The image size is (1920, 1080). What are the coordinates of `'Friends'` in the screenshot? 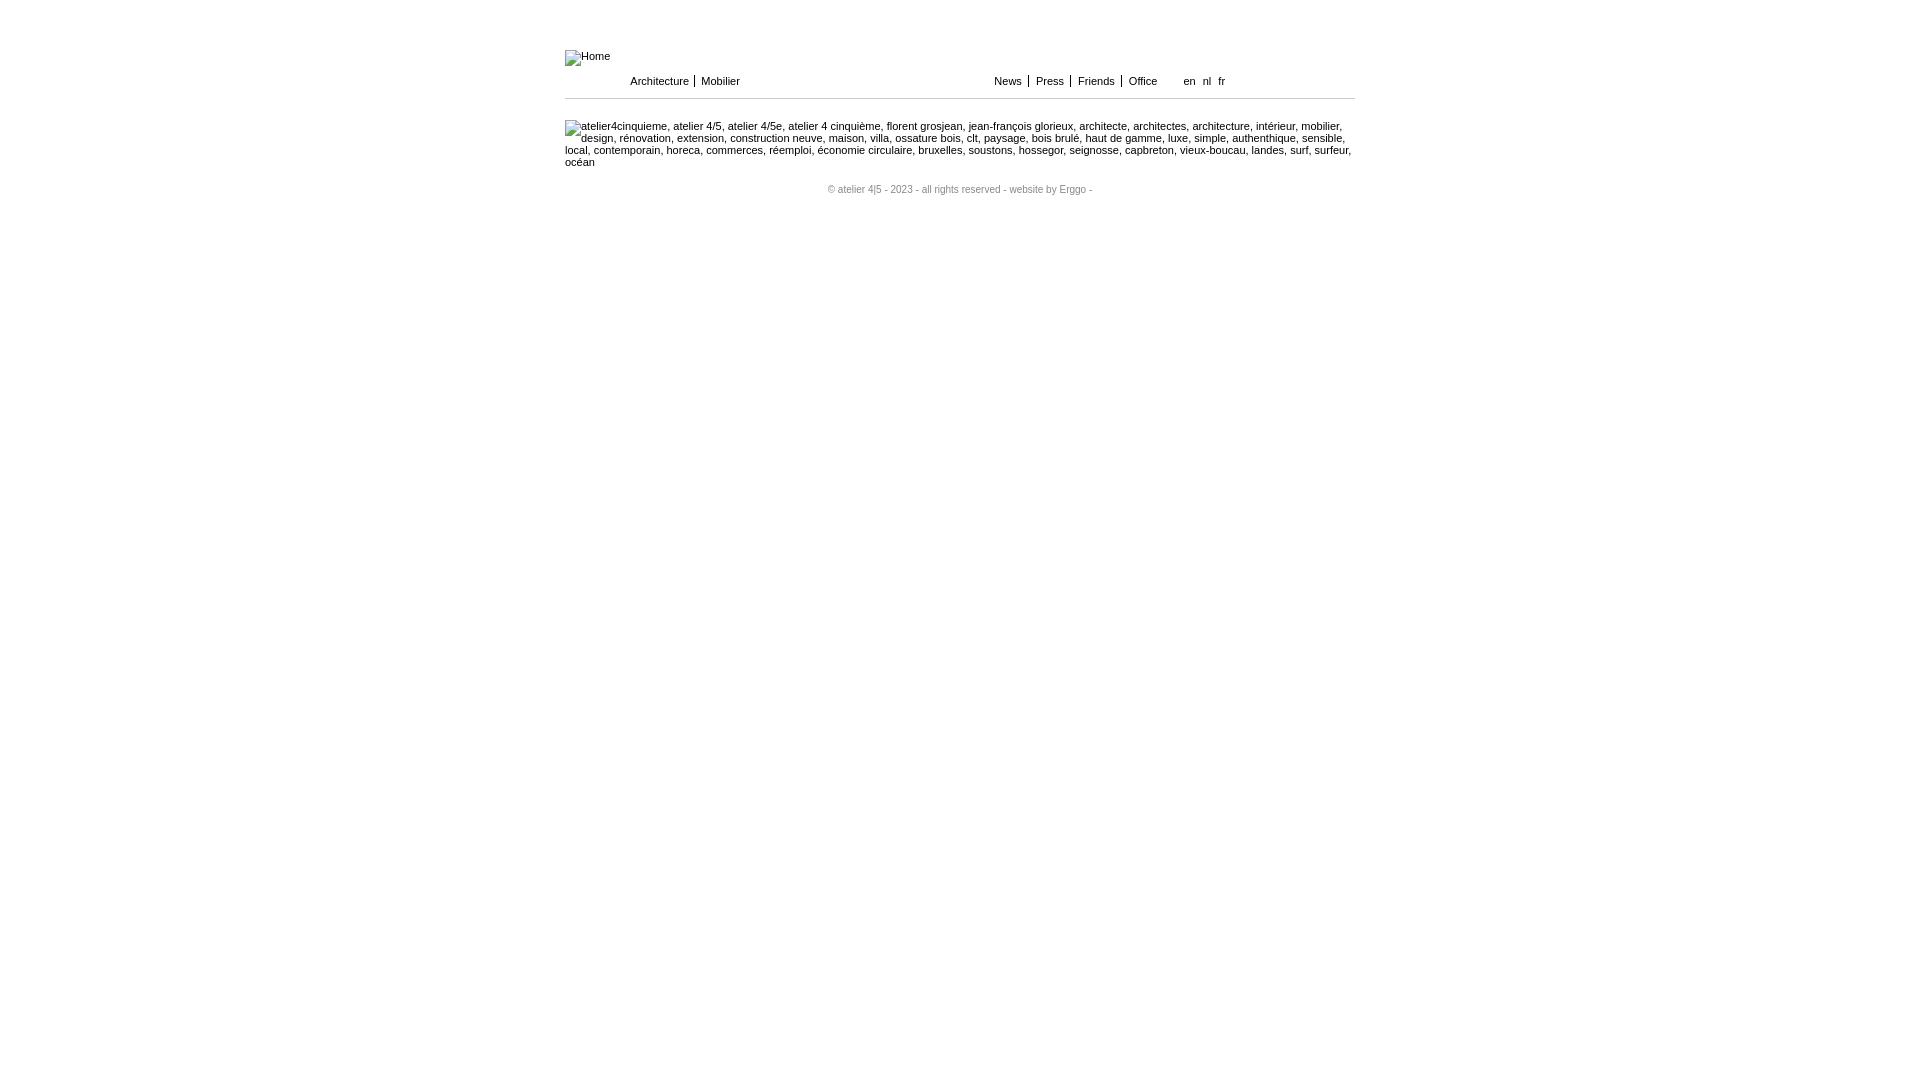 It's located at (1097, 80).